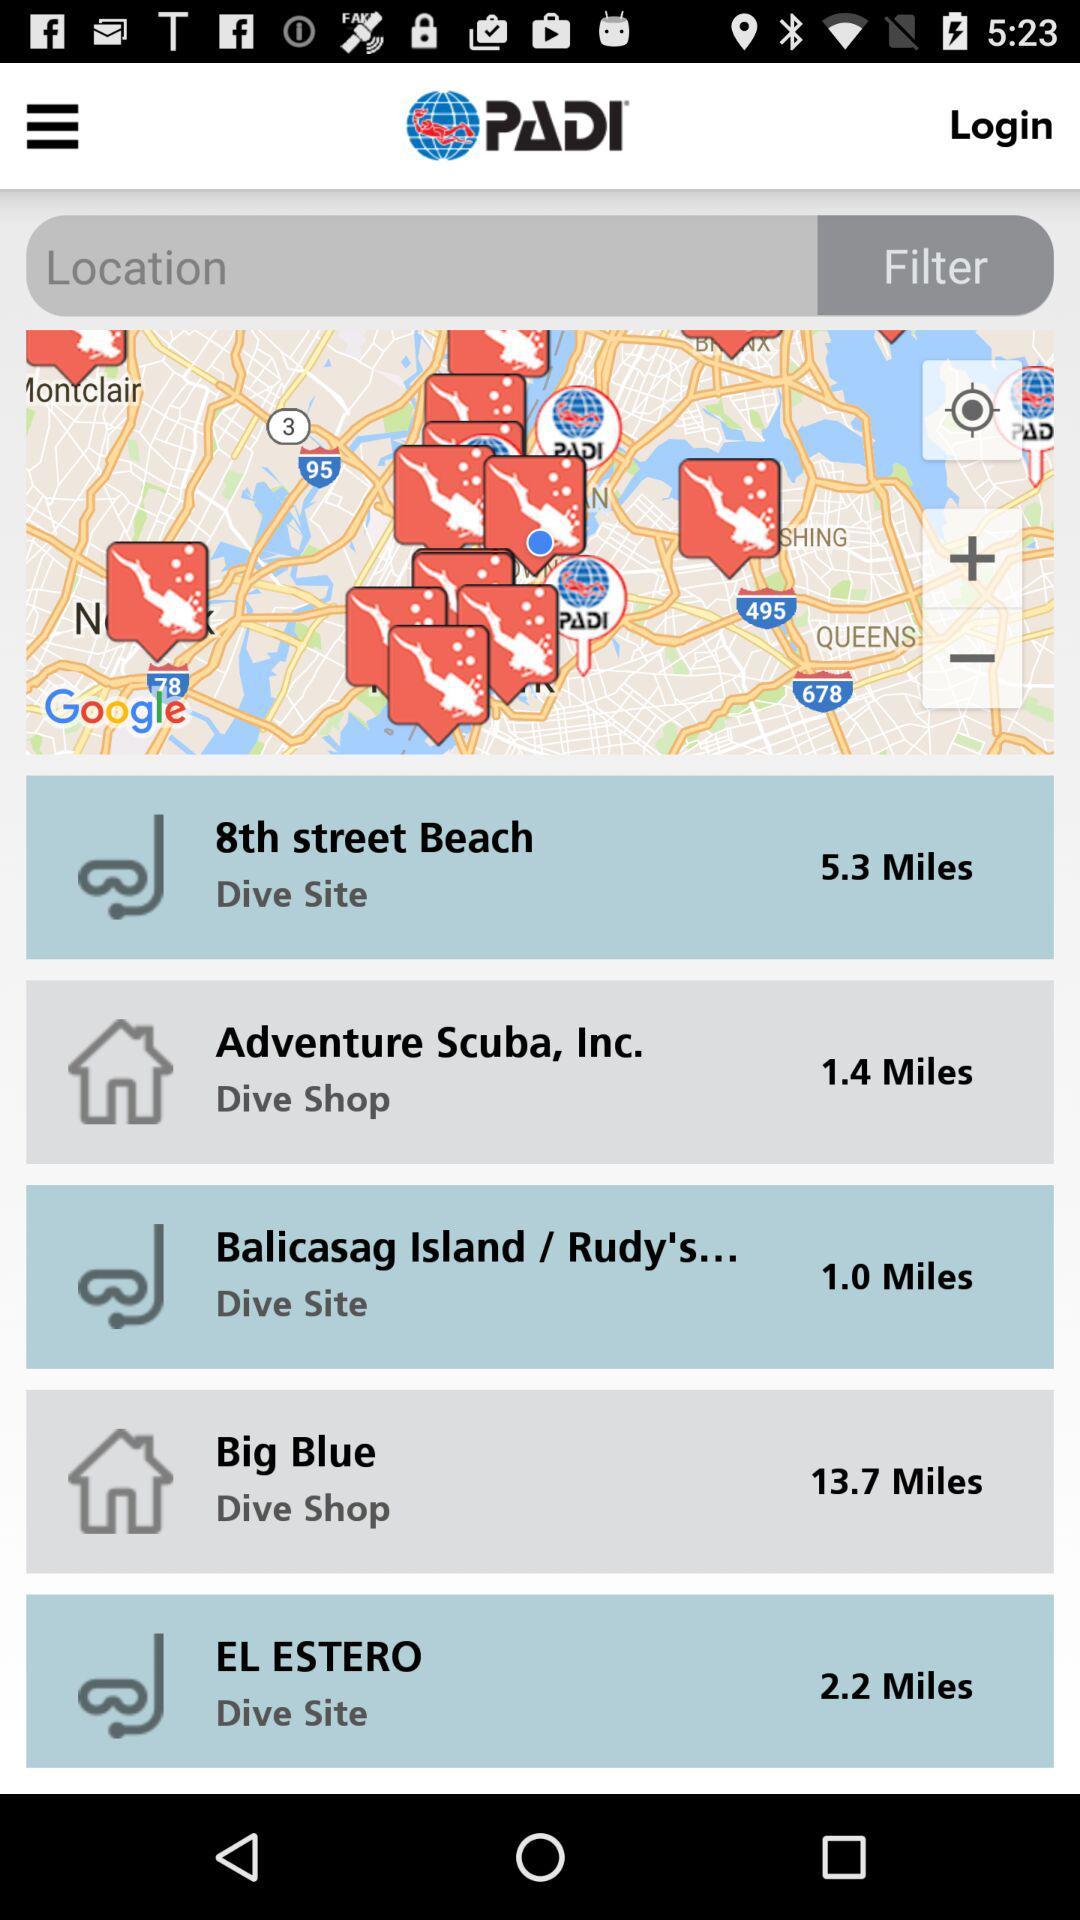 The height and width of the screenshot is (1920, 1080). Describe the element at coordinates (490, 1026) in the screenshot. I see `the icon below the dive site icon` at that location.